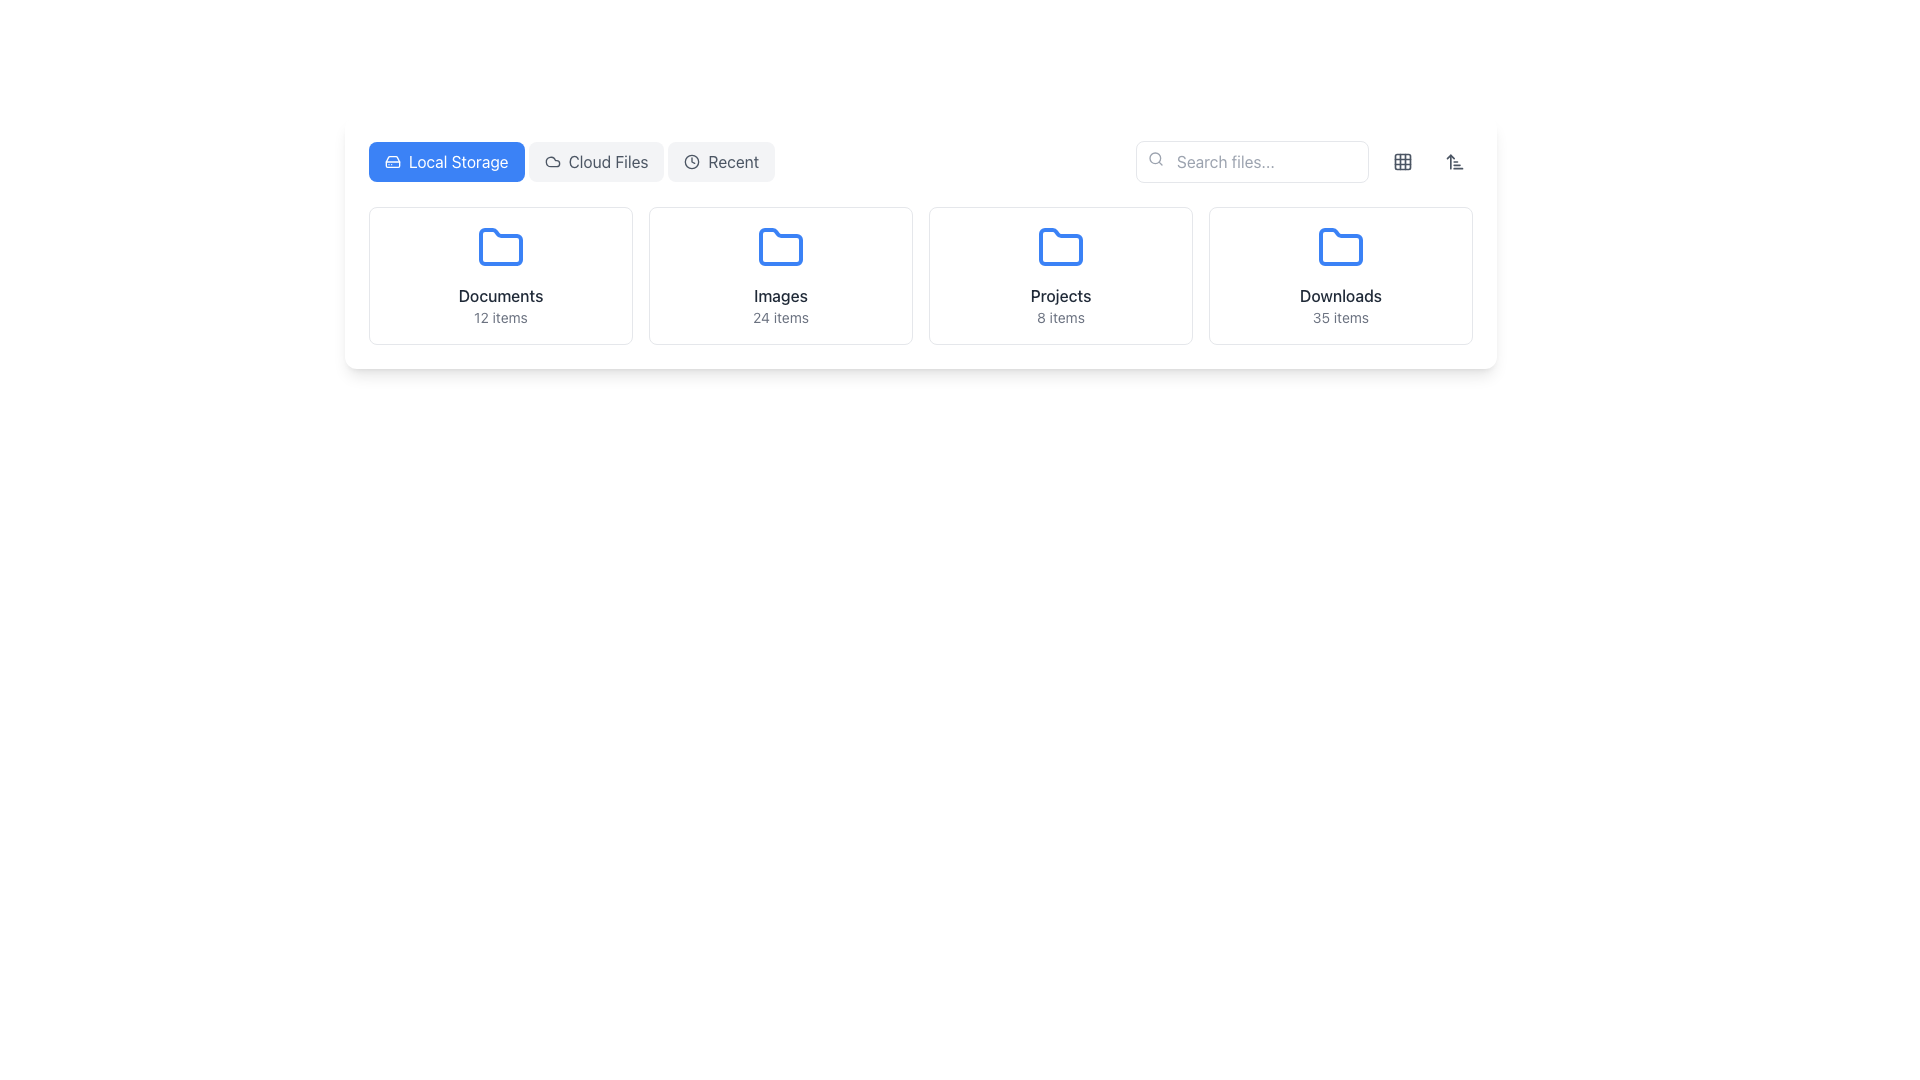 The image size is (1920, 1080). Describe the element at coordinates (595, 161) in the screenshot. I see `the 'Cloud Files' button, which is a rounded rectangle with a light gray background and dark gray text, located in the center-top section of the interface` at that location.